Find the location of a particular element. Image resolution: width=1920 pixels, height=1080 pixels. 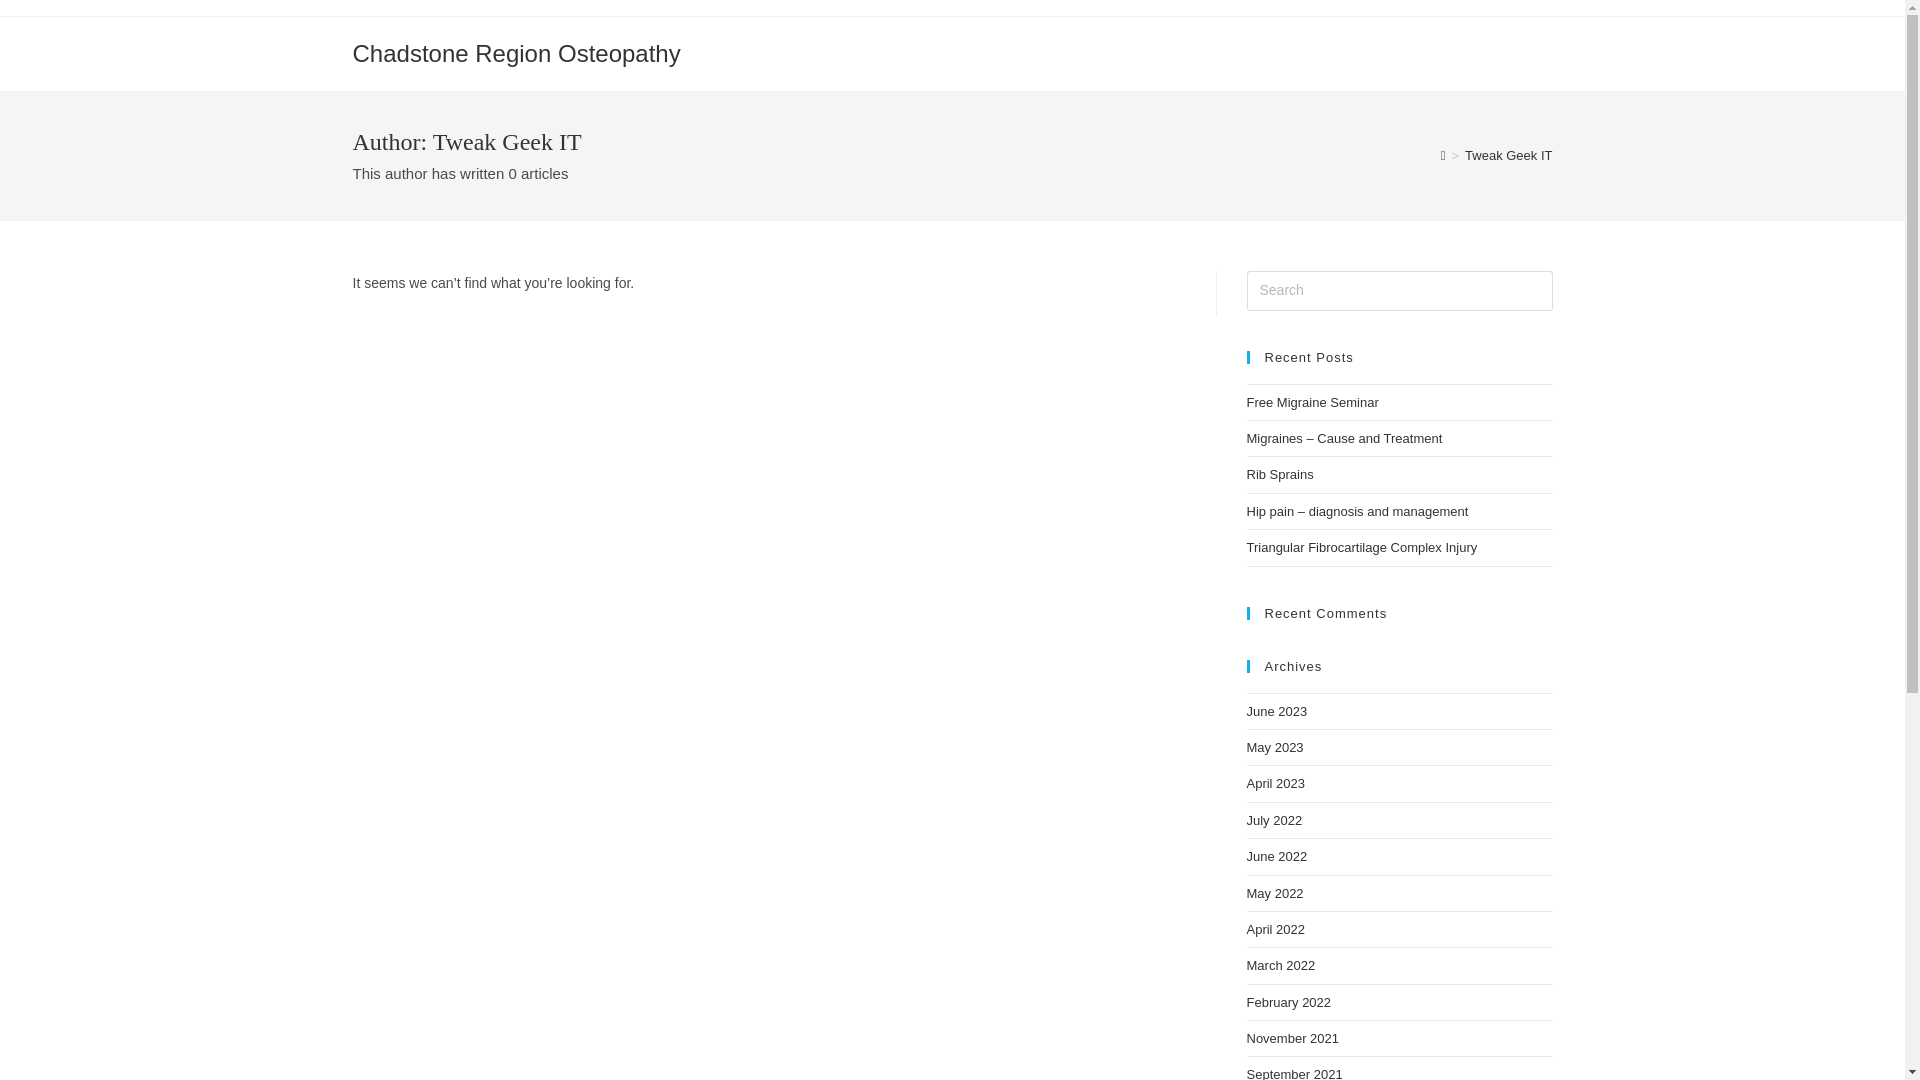

'May 2023' is located at coordinates (1273, 747).